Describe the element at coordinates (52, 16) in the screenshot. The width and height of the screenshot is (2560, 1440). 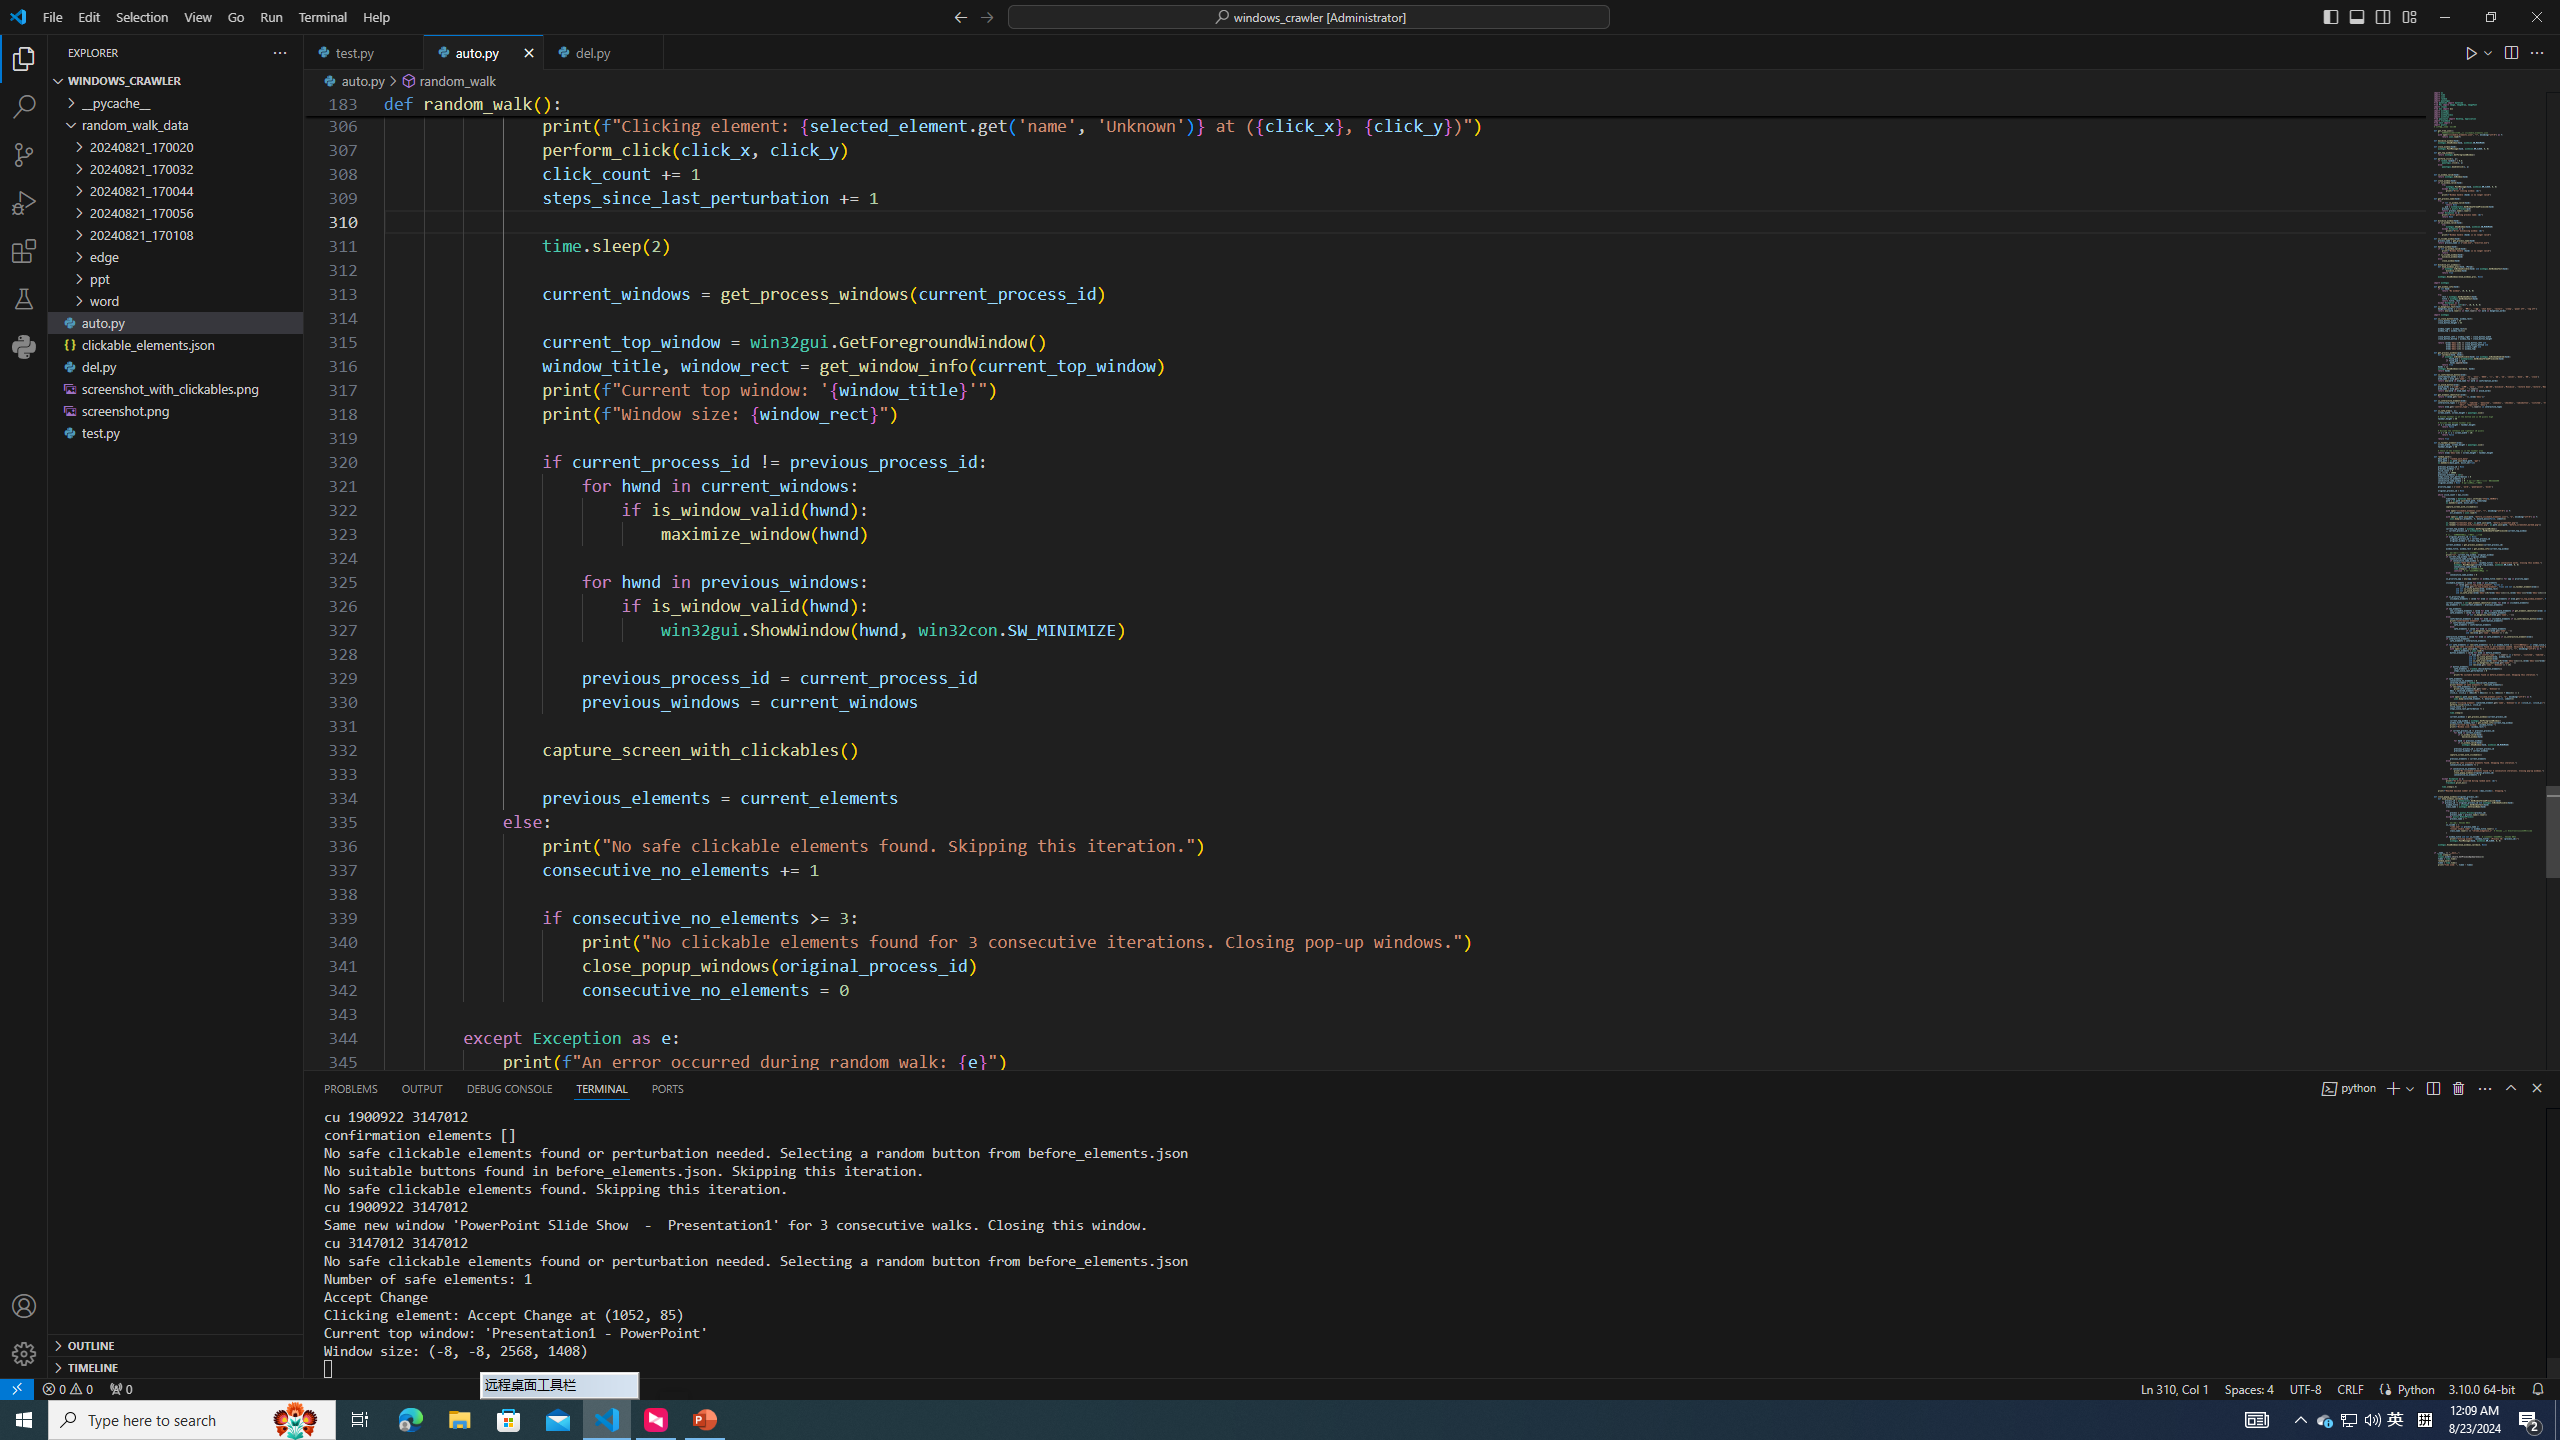
I see `'File'` at that location.